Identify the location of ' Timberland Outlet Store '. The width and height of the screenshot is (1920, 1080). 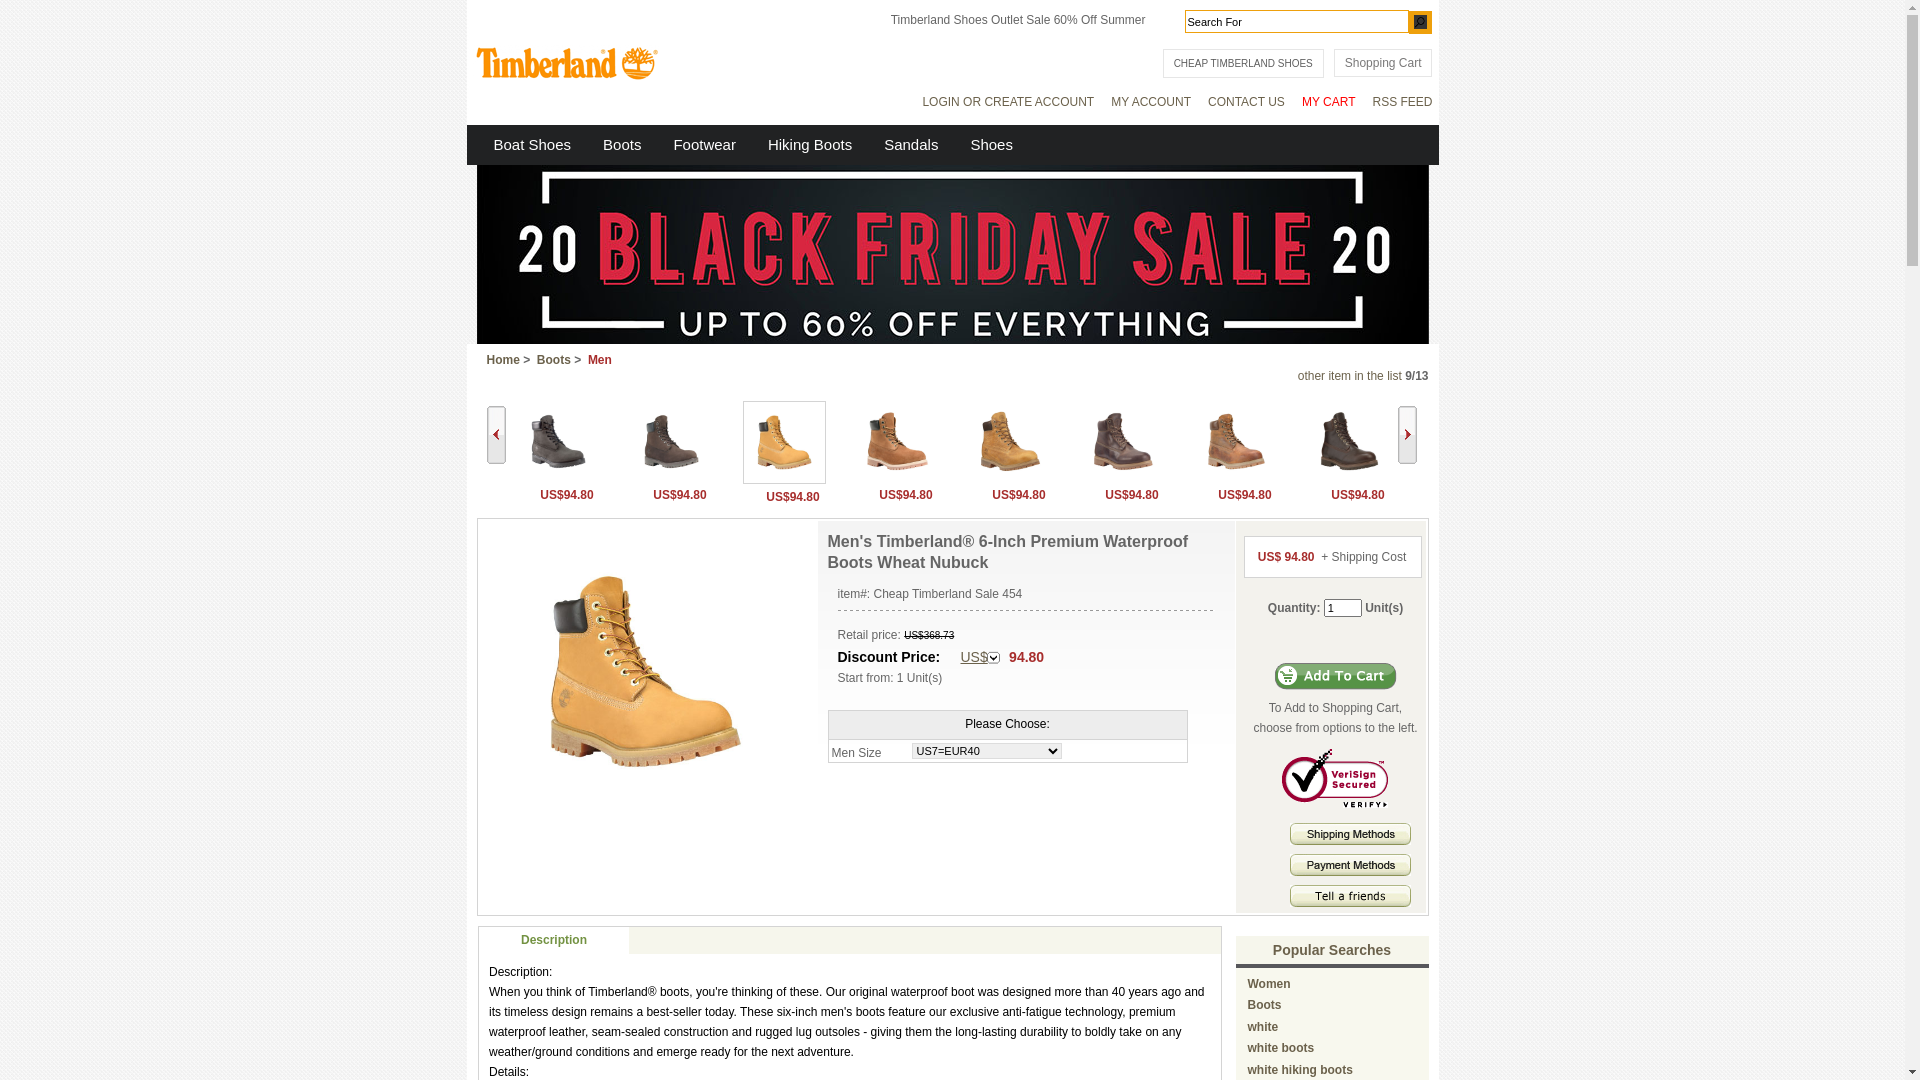
(564, 63).